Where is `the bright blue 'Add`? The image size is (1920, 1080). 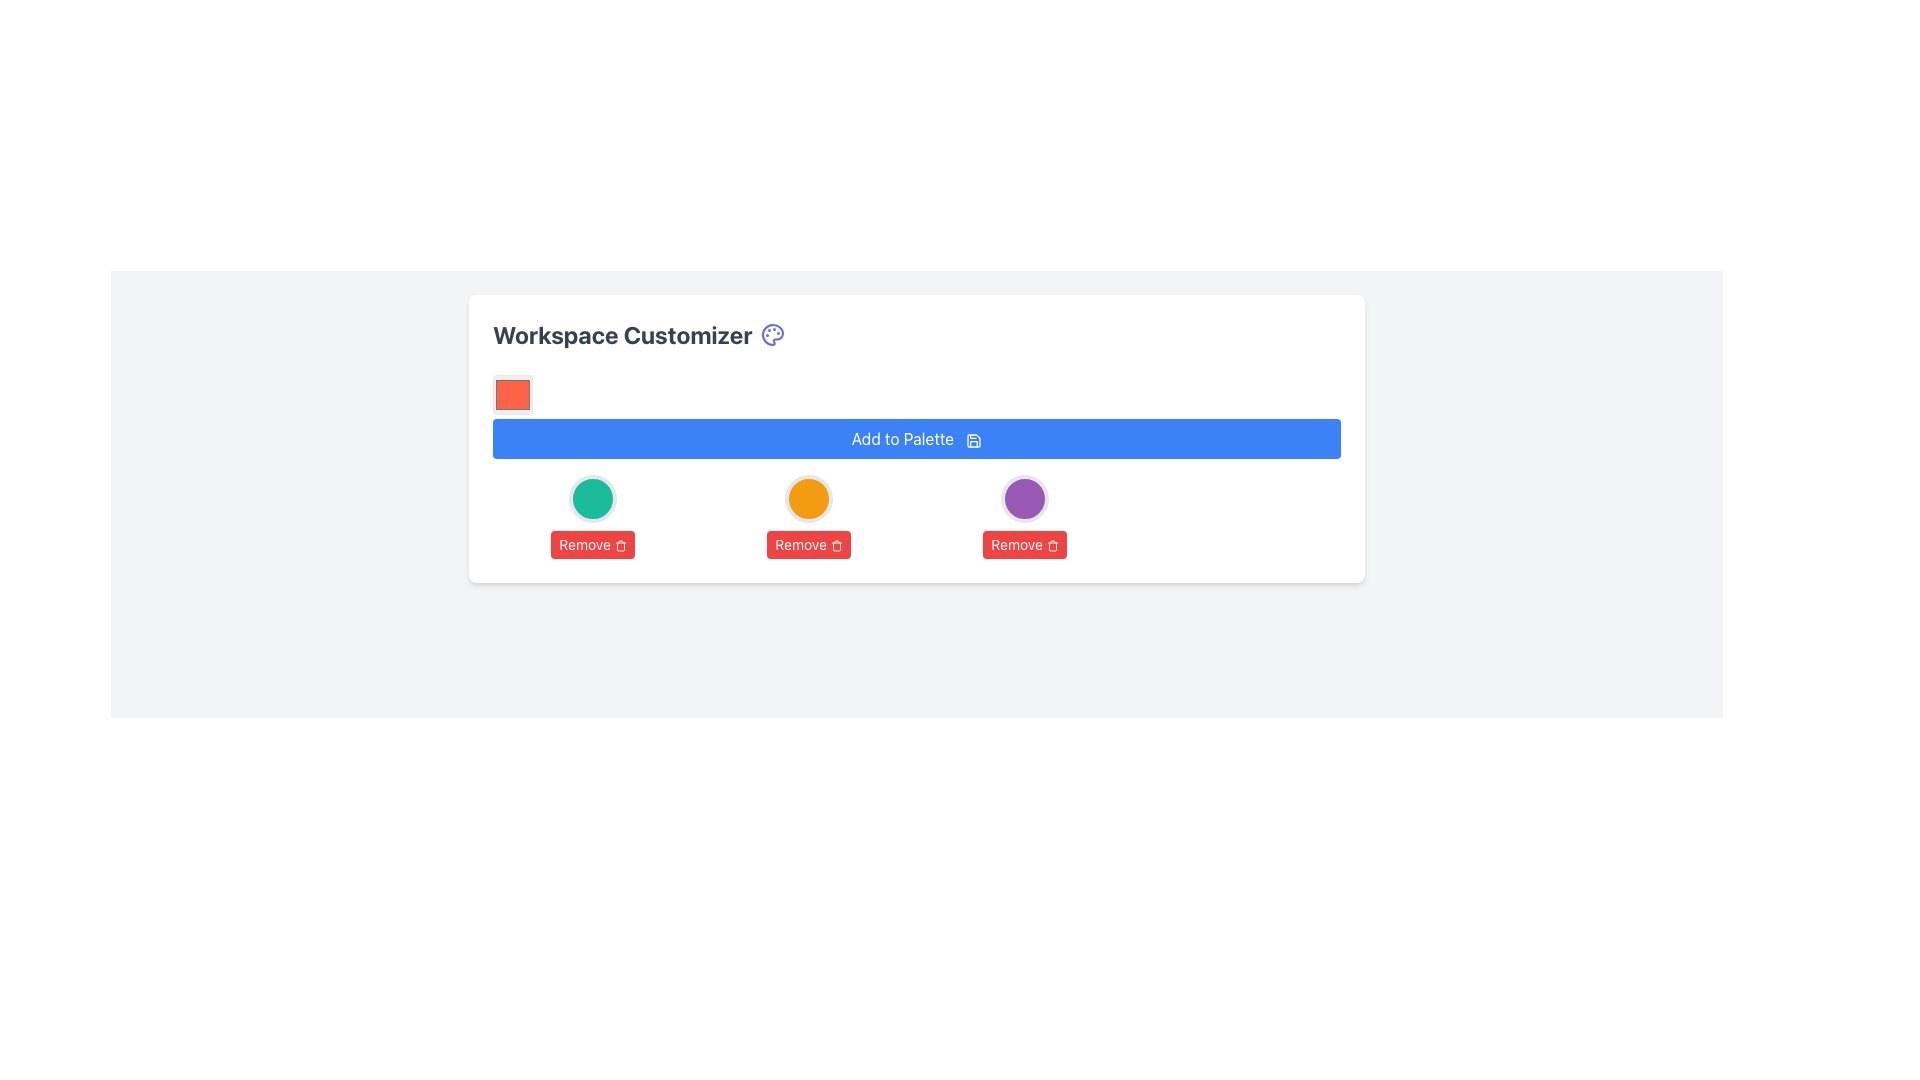 the bright blue 'Add is located at coordinates (915, 466).